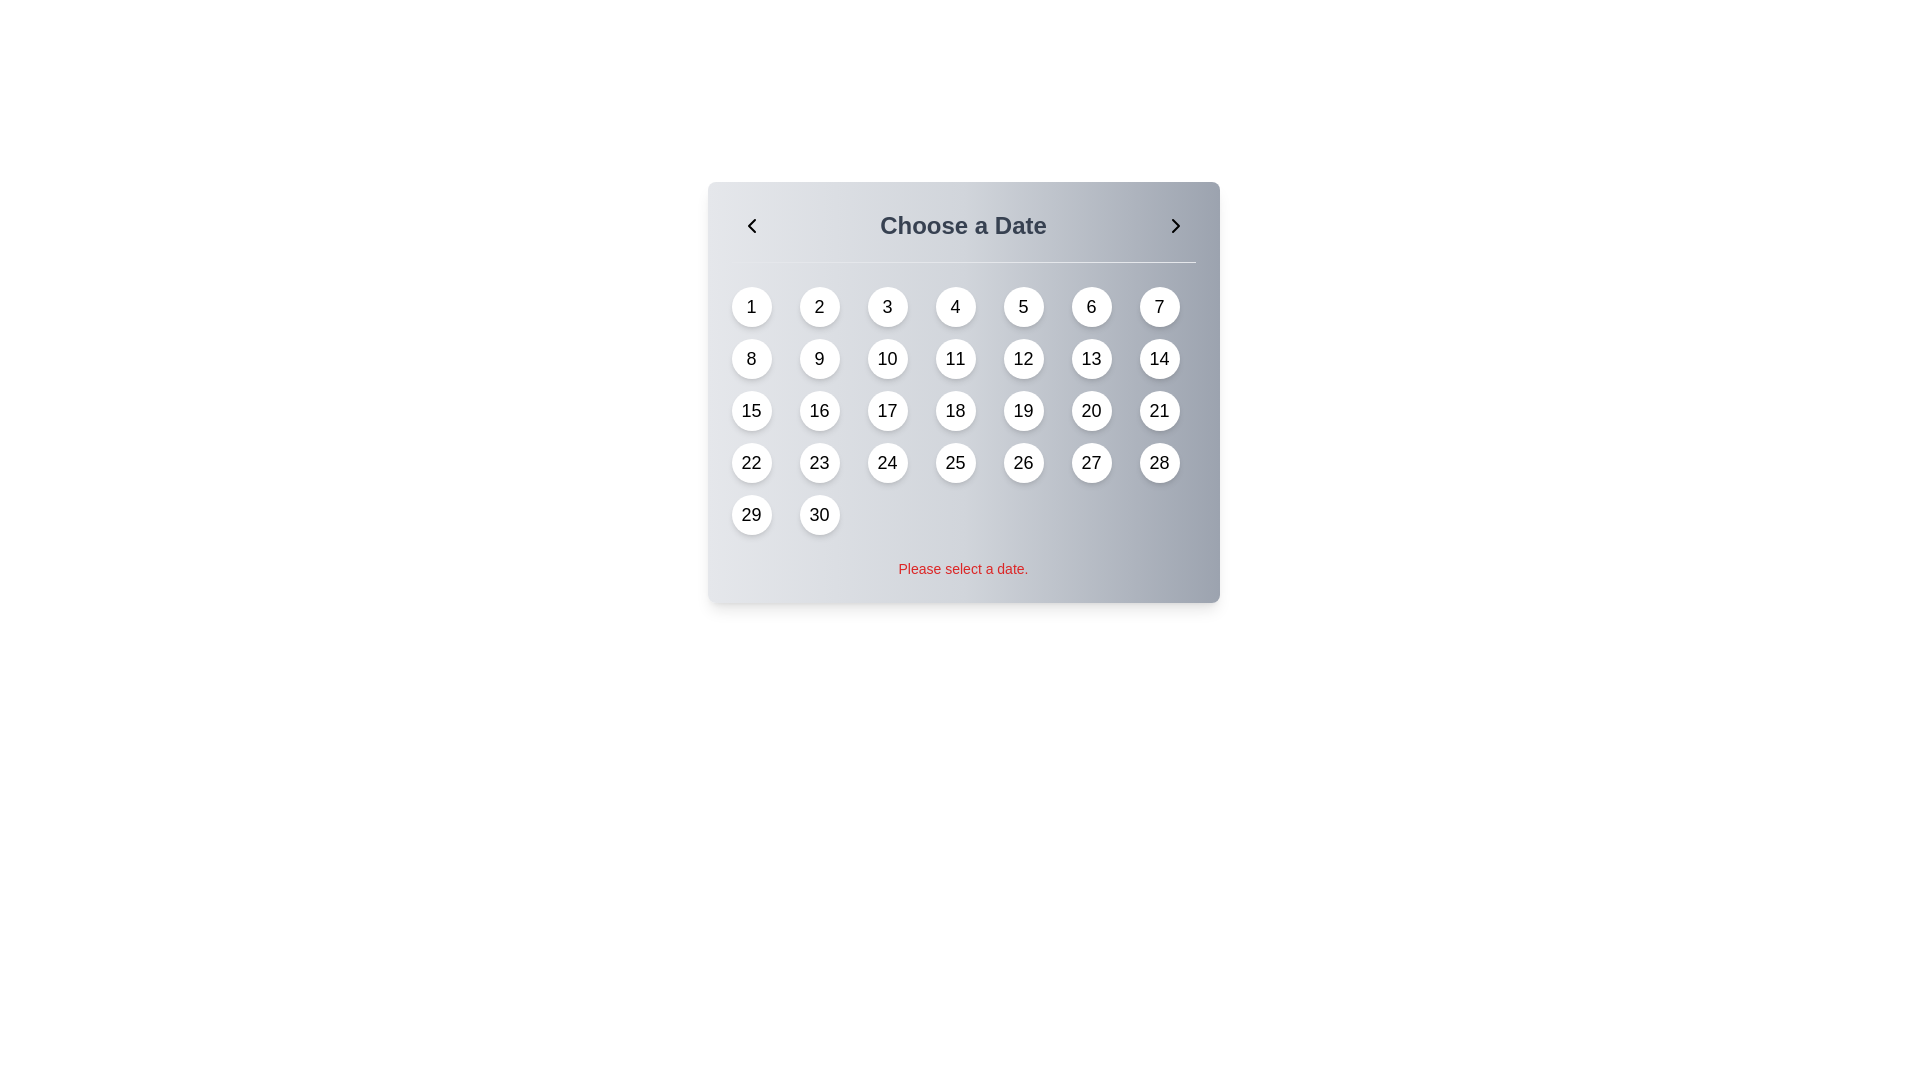  I want to click on the button for selecting the day '10' in the calendar interface, so click(886, 357).